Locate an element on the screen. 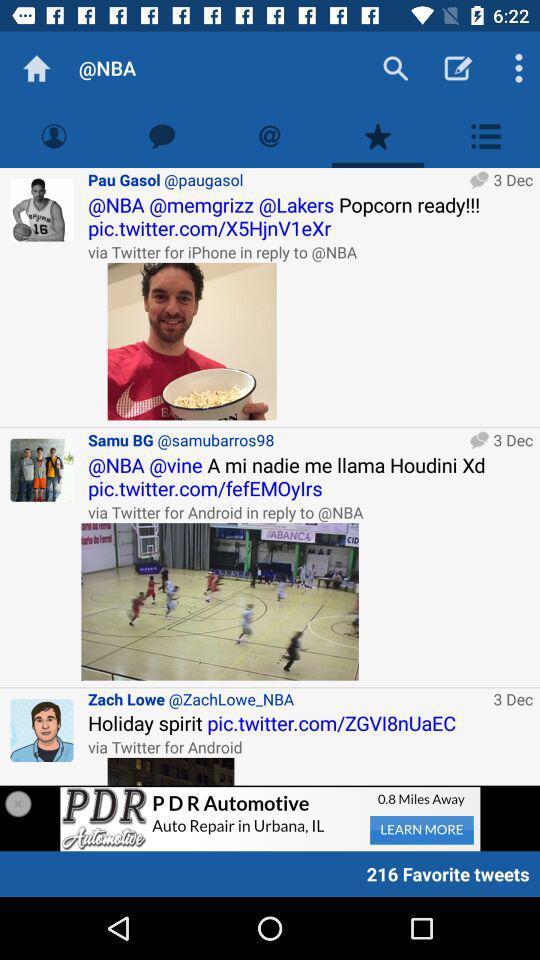 The height and width of the screenshot is (960, 540). advertisement is located at coordinates (171, 770).